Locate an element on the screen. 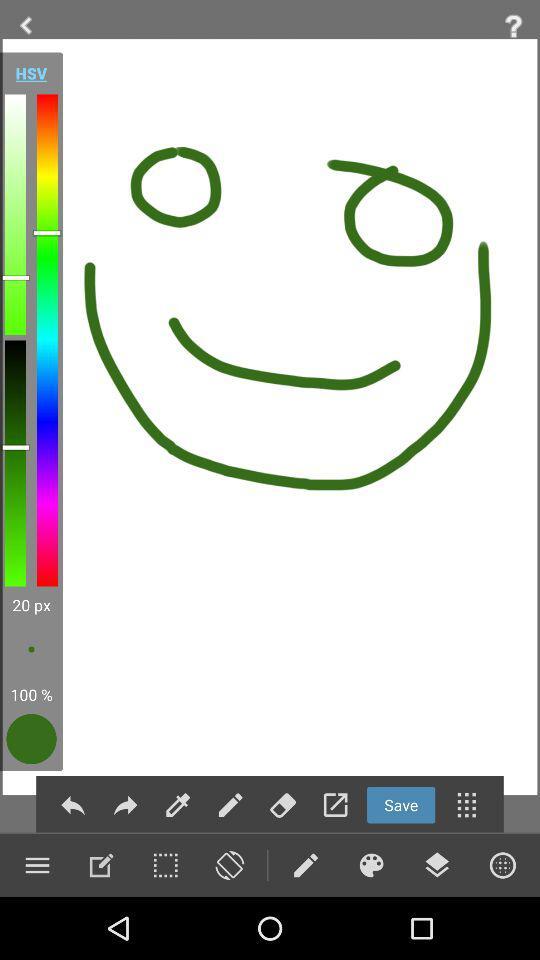 This screenshot has width=540, height=960. the edit icon is located at coordinates (178, 805).